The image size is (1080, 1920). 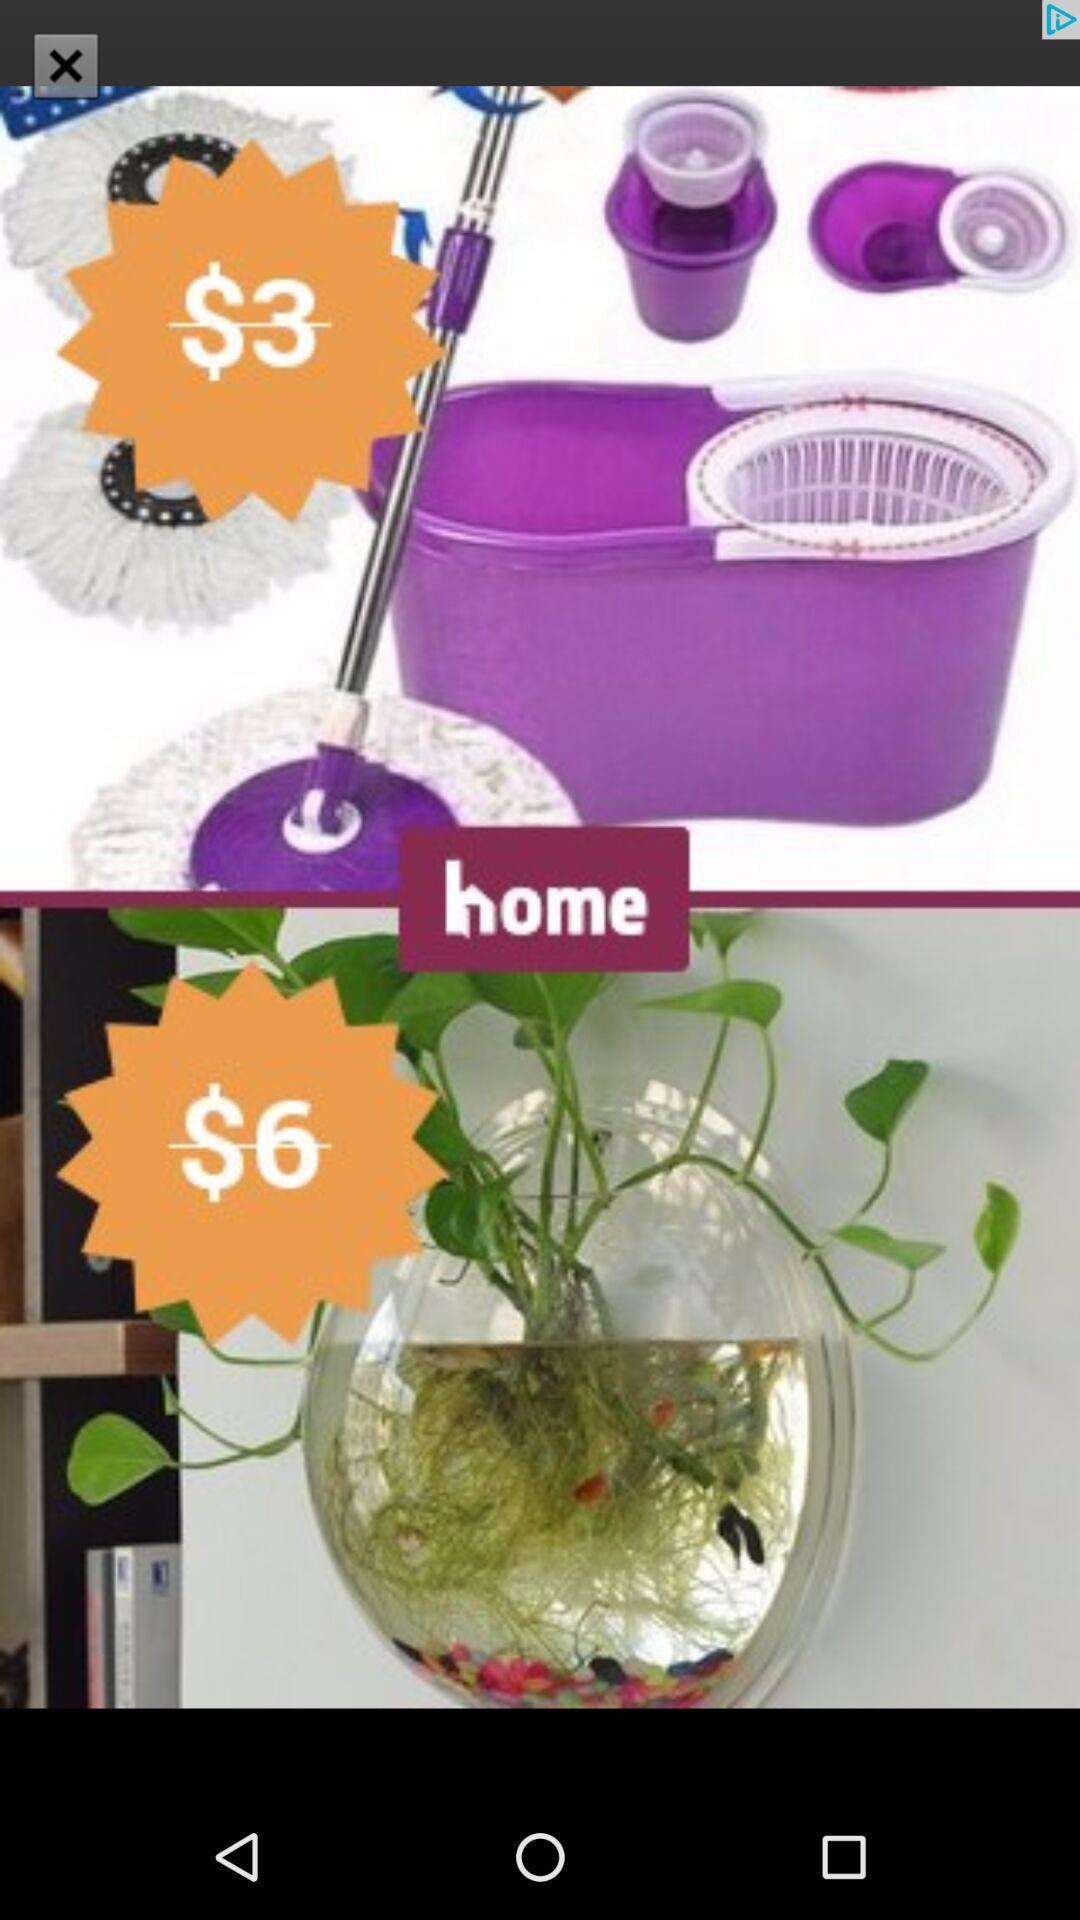 What do you see at coordinates (64, 70) in the screenshot?
I see `the close icon` at bounding box center [64, 70].